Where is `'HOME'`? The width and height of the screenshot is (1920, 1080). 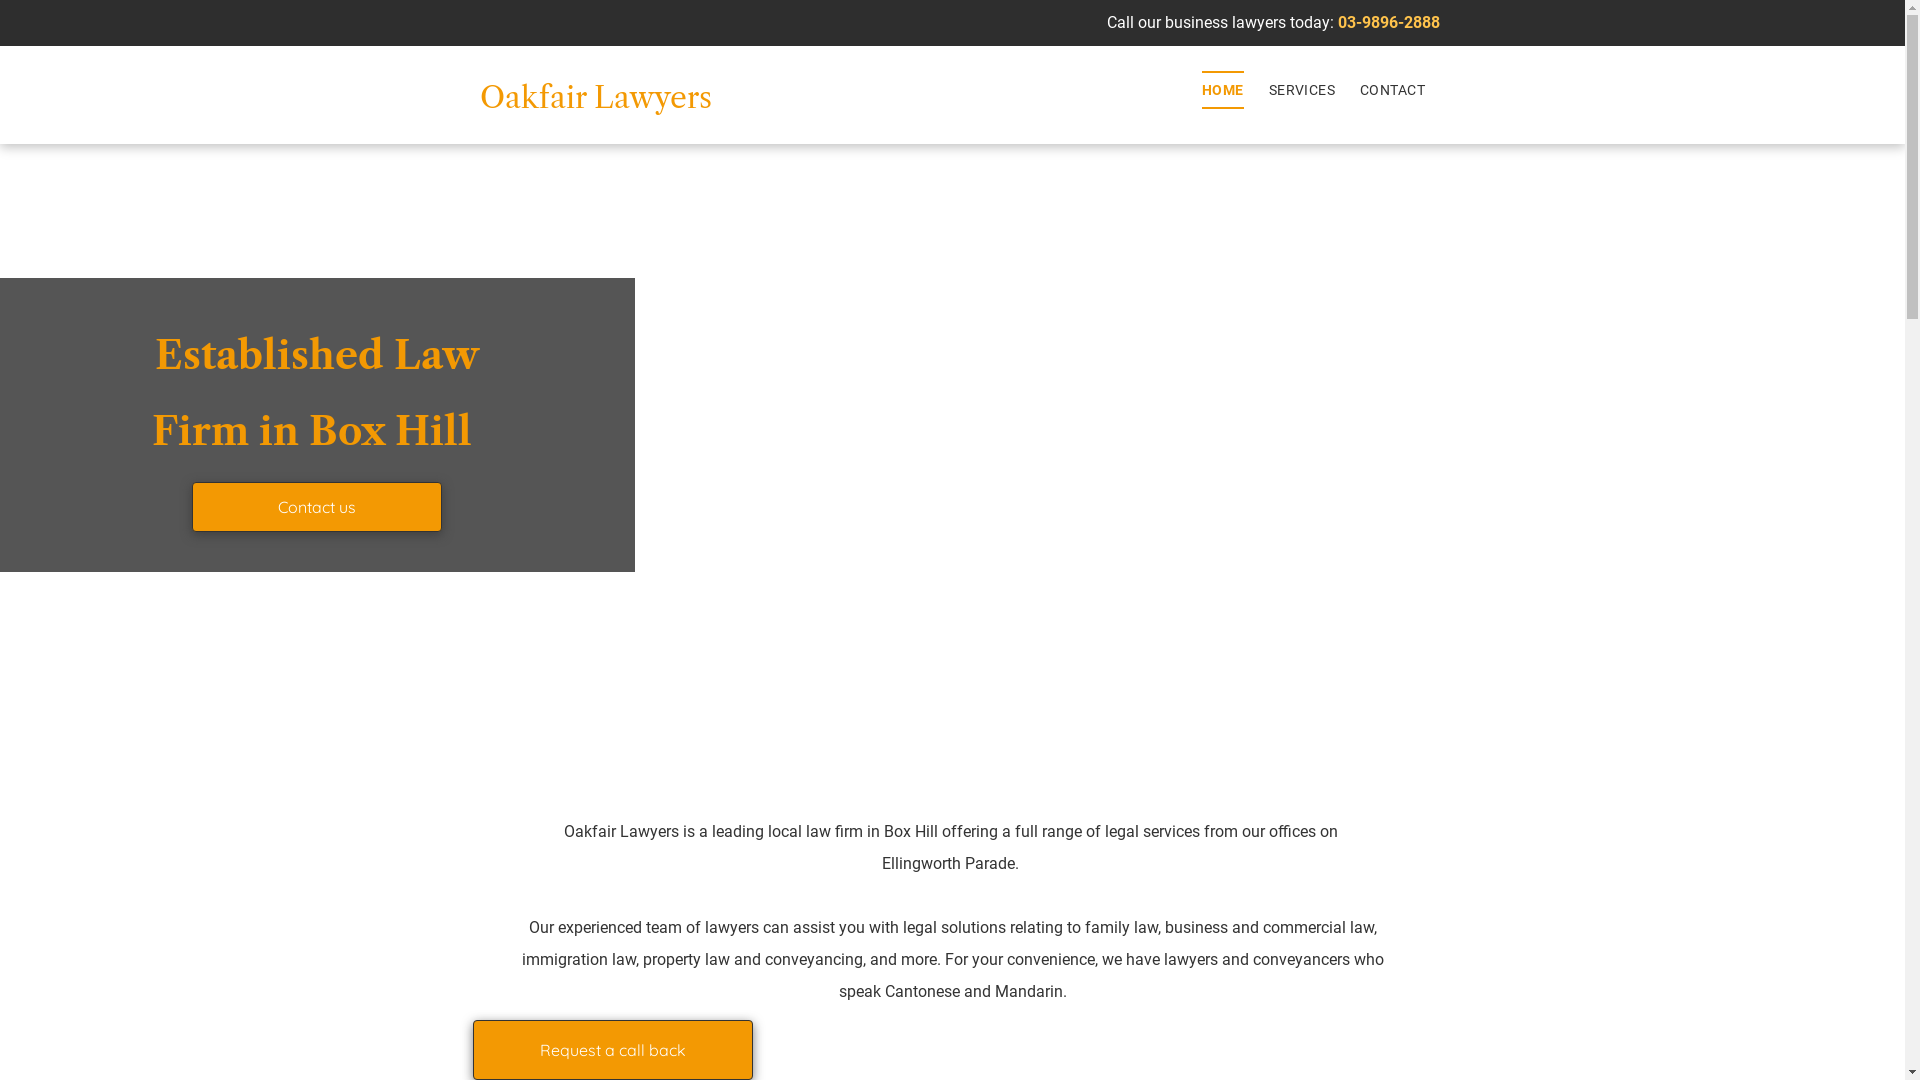
'HOME' is located at coordinates (1209, 88).